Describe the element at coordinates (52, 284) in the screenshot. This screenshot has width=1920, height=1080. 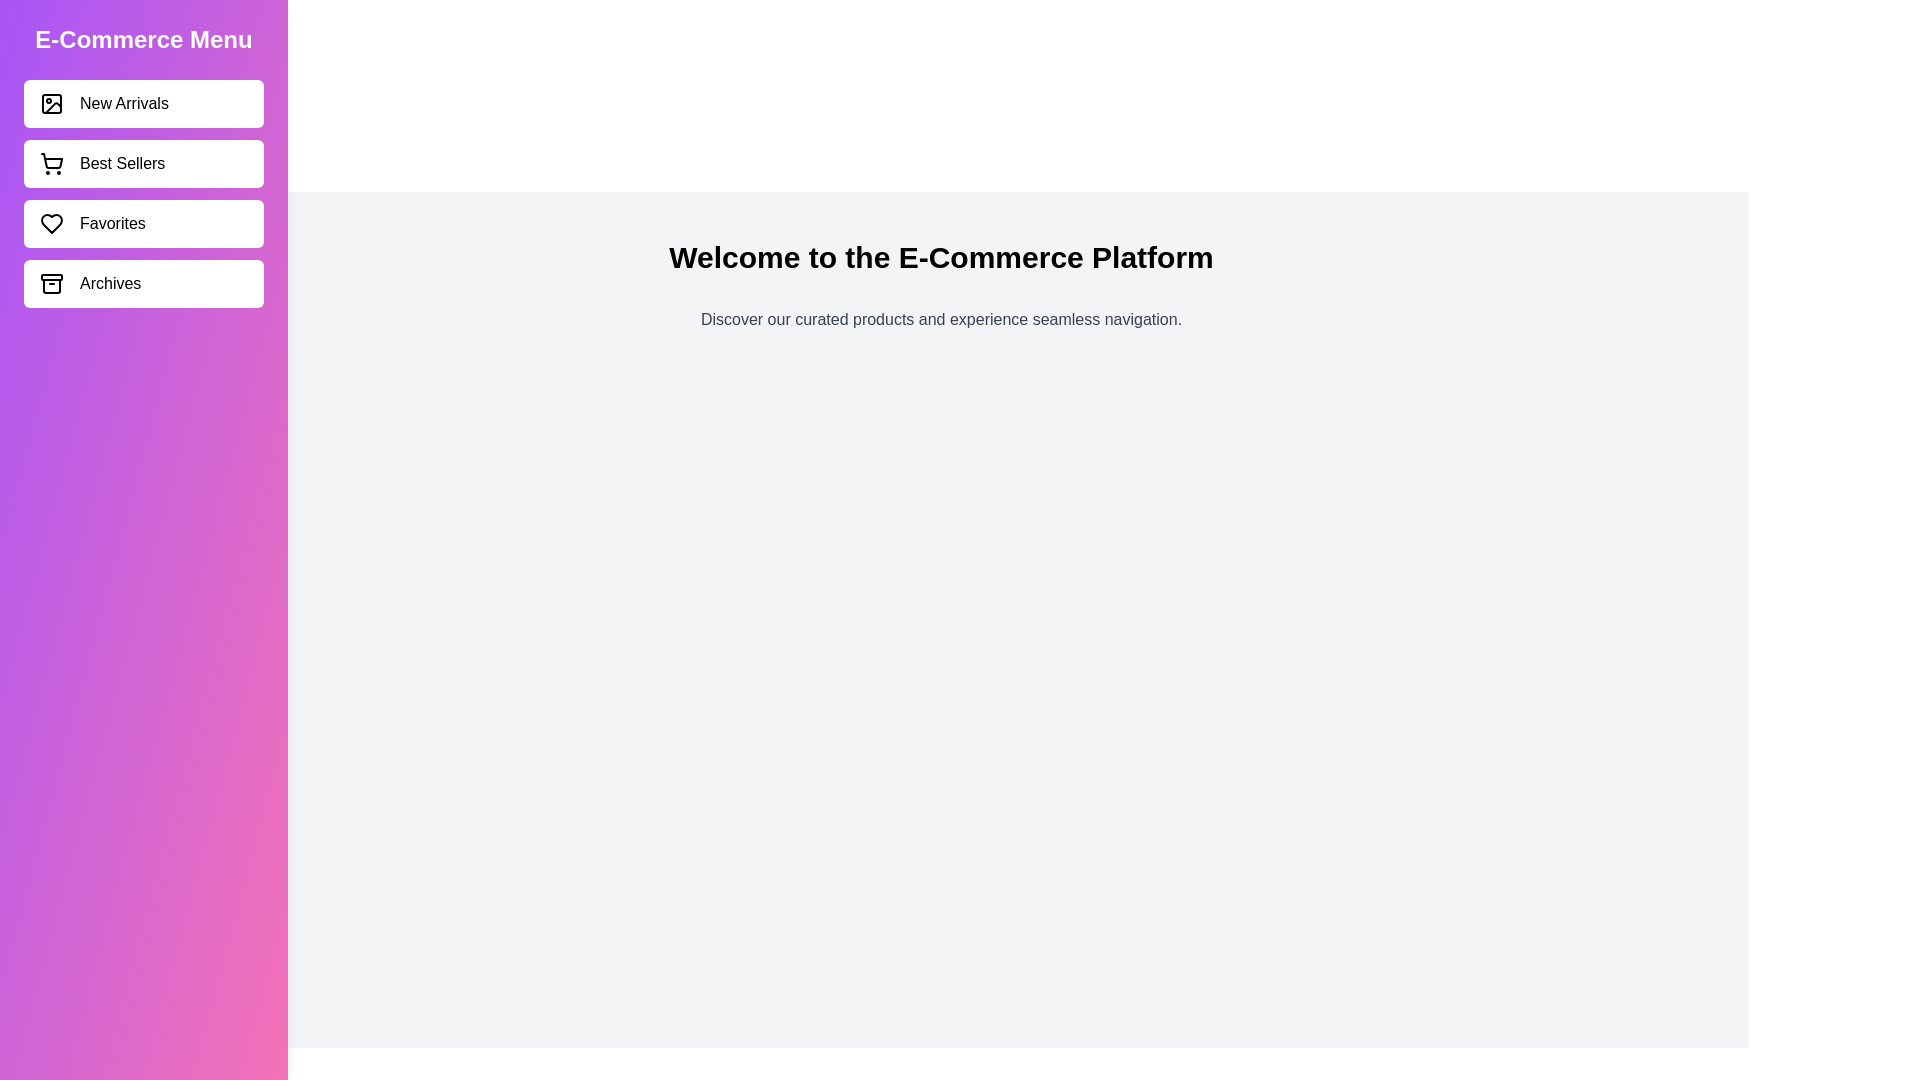
I see `the icon corresponding to Archives in the sidebar` at that location.